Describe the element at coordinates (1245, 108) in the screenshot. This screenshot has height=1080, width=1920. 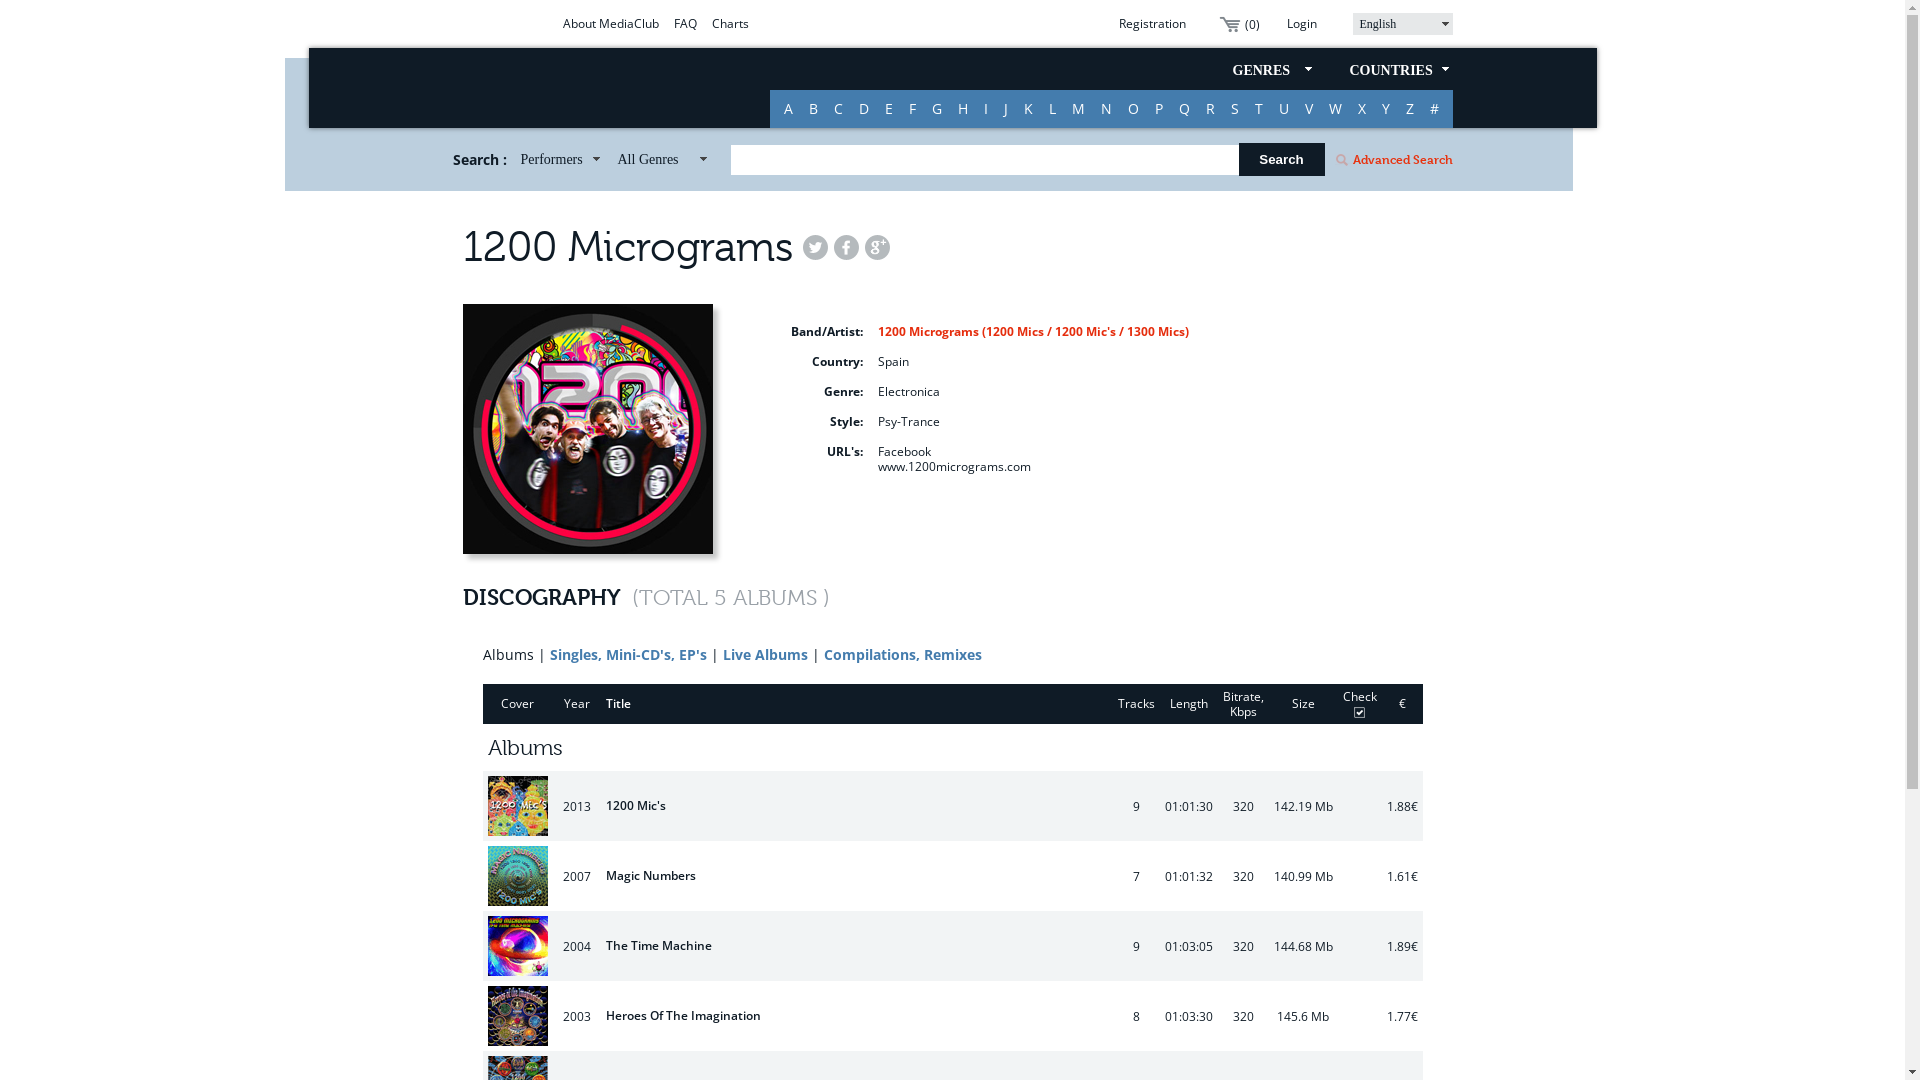
I see `'T'` at that location.